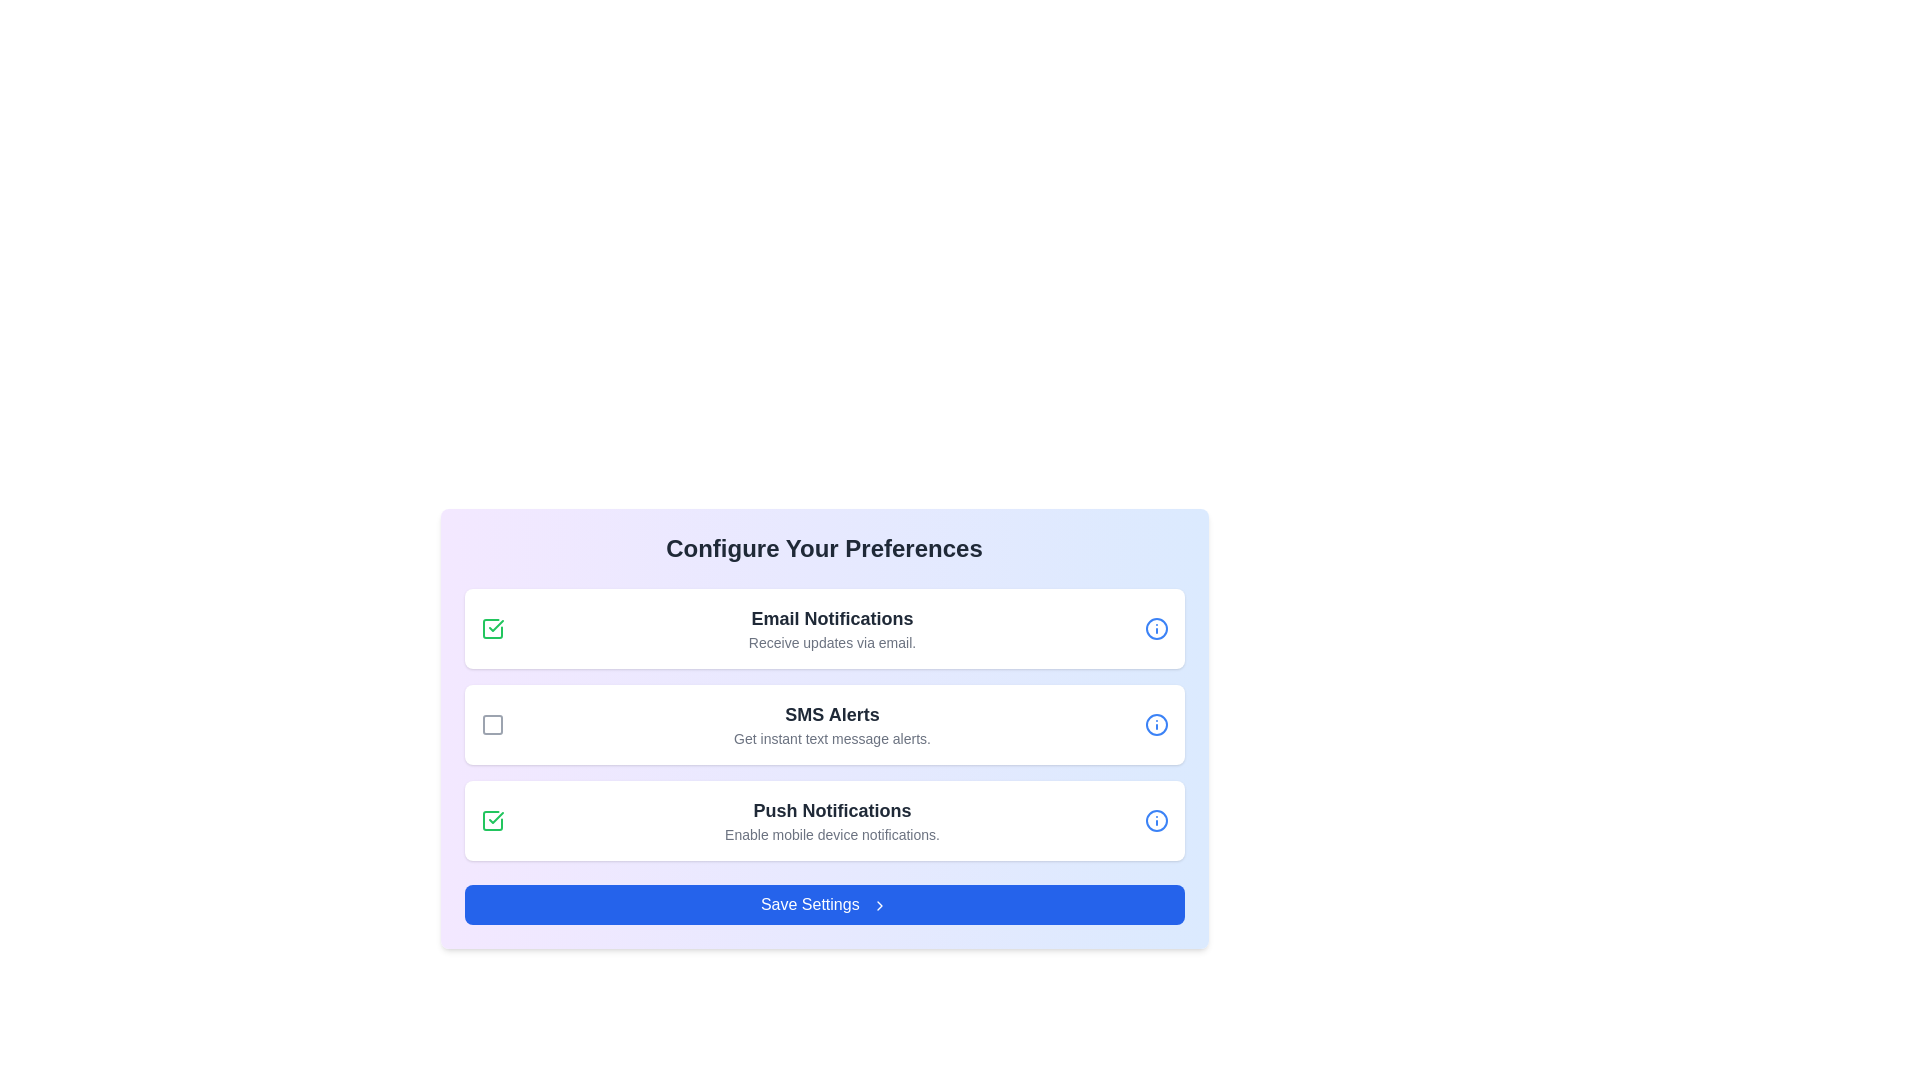  I want to click on the 'Push Notifications' text label, which is displayed in bold and dark gray color within the 'Configure Your Preferences' section, so click(832, 810).